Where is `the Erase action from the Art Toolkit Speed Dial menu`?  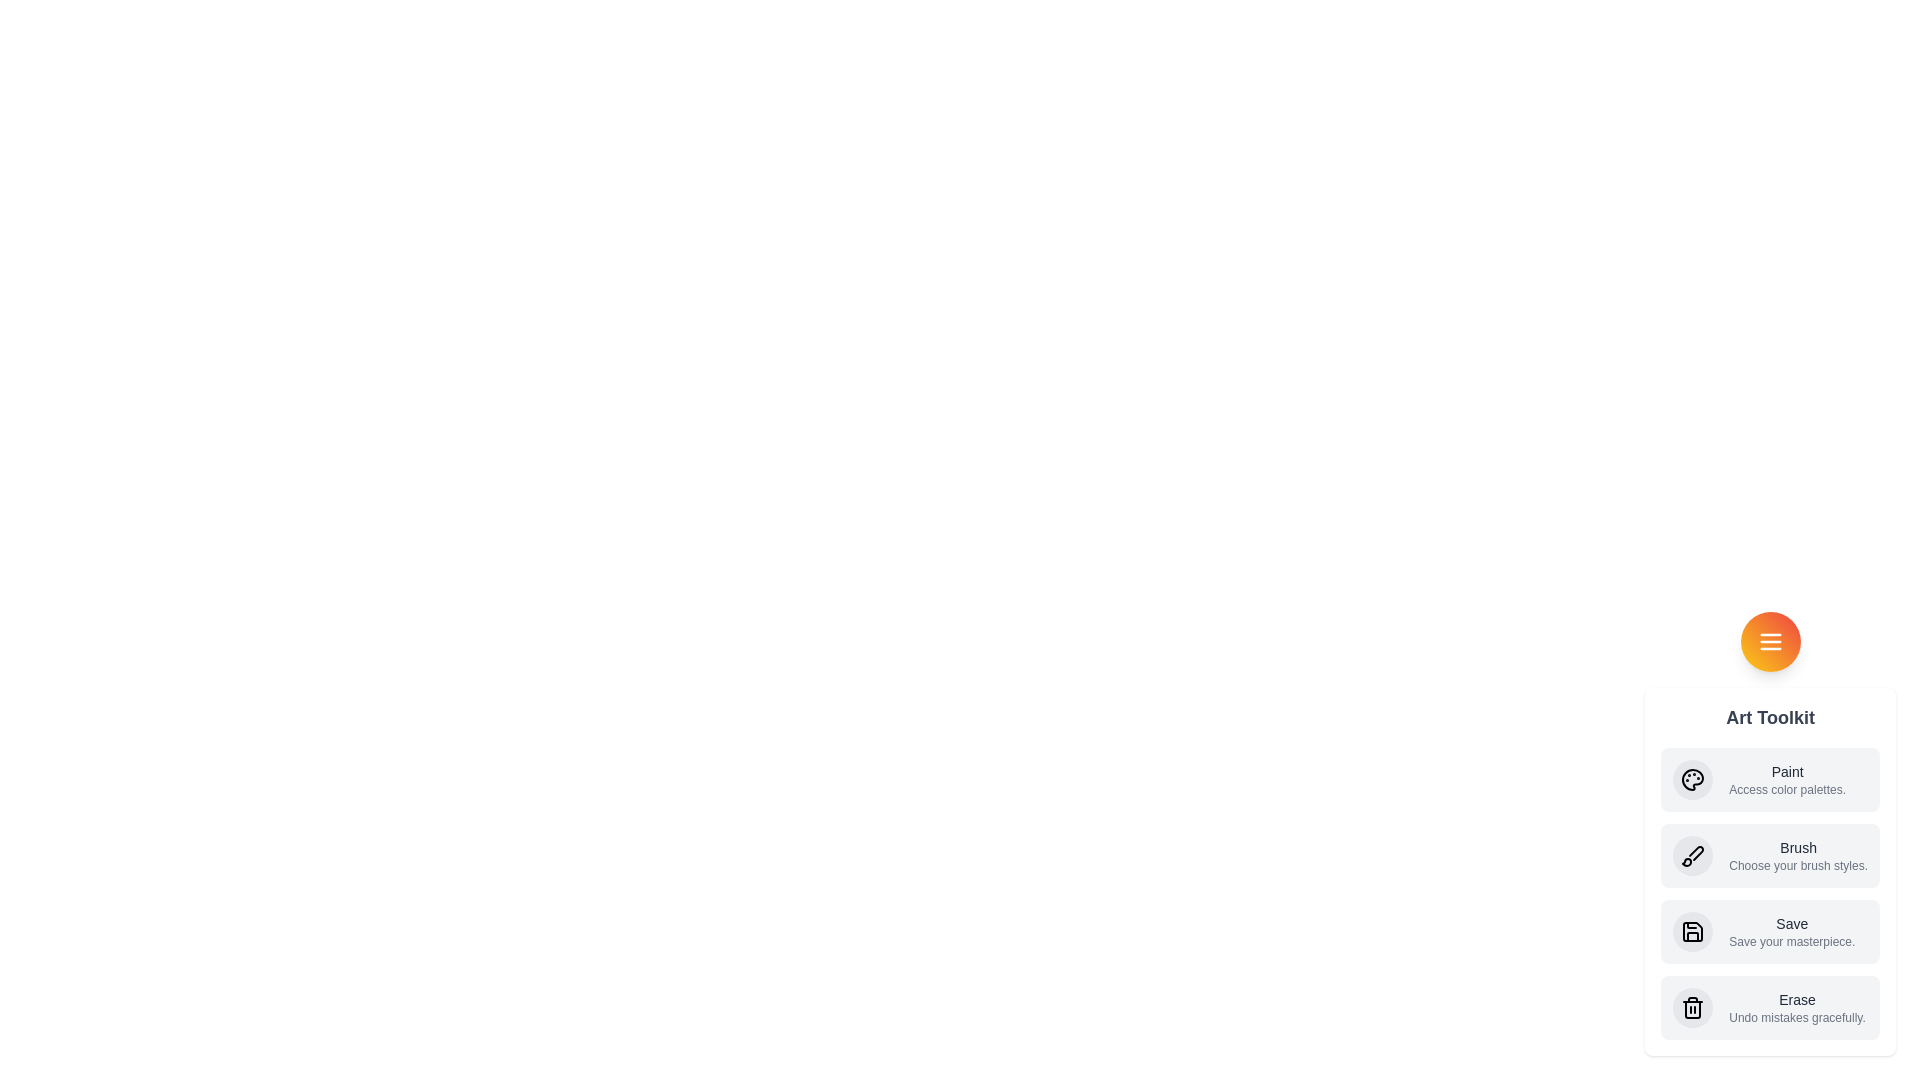
the Erase action from the Art Toolkit Speed Dial menu is located at coordinates (1770, 1007).